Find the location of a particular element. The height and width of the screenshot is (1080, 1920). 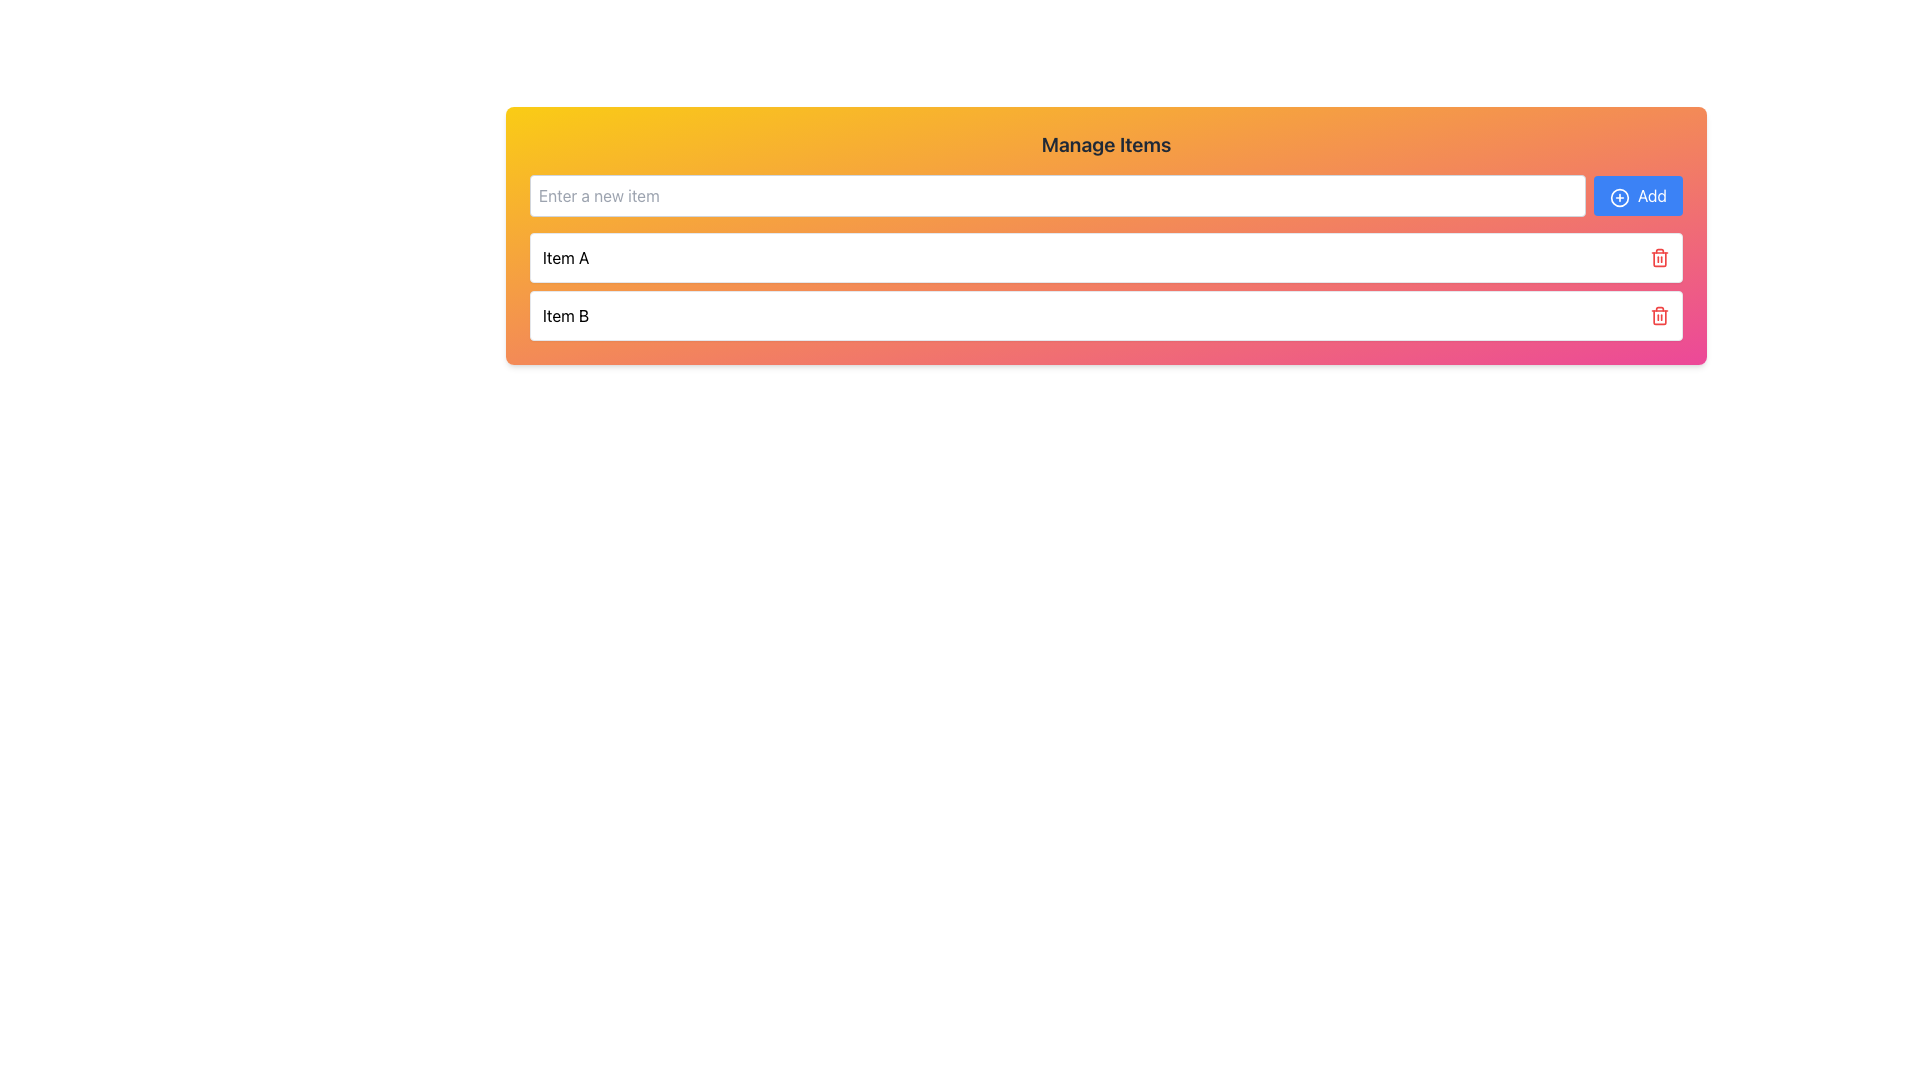

the Trash Bin icon is located at coordinates (1660, 315).